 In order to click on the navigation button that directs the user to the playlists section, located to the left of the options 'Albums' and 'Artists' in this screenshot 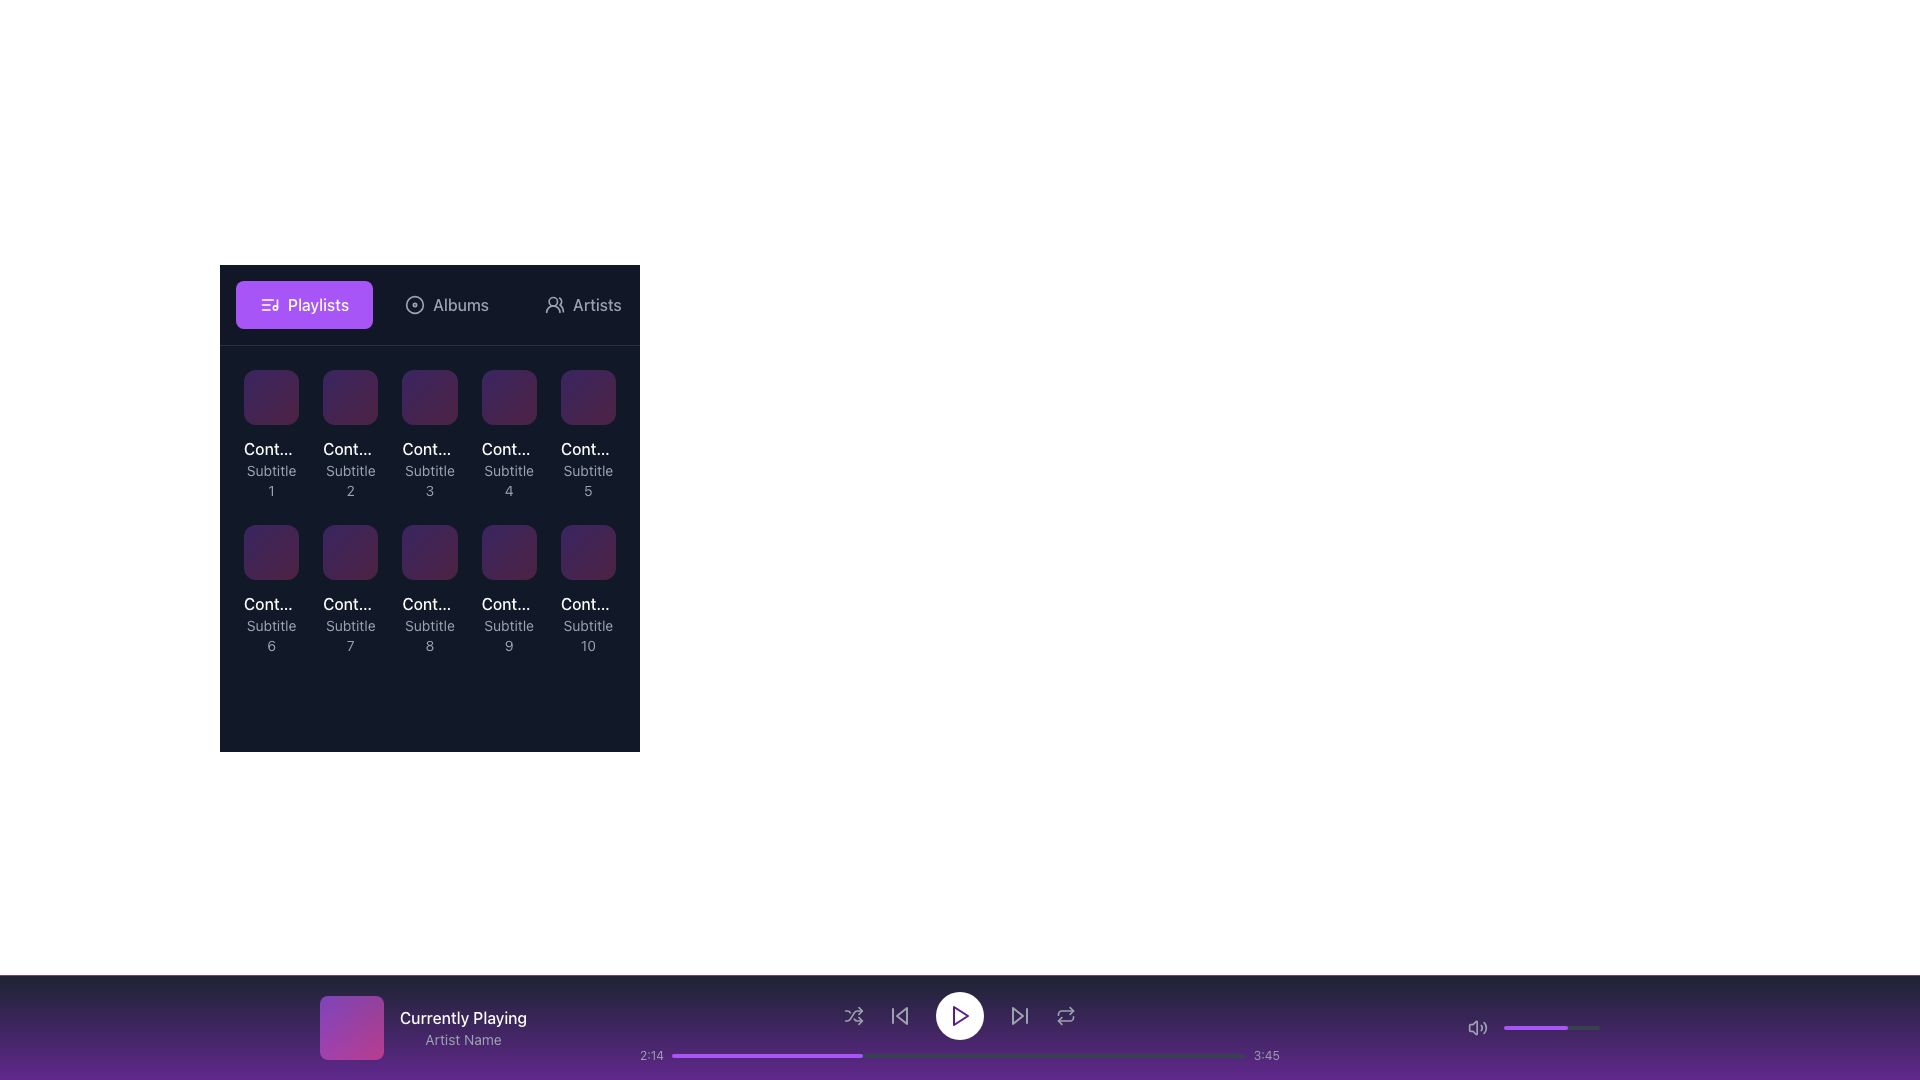, I will do `click(303, 304)`.